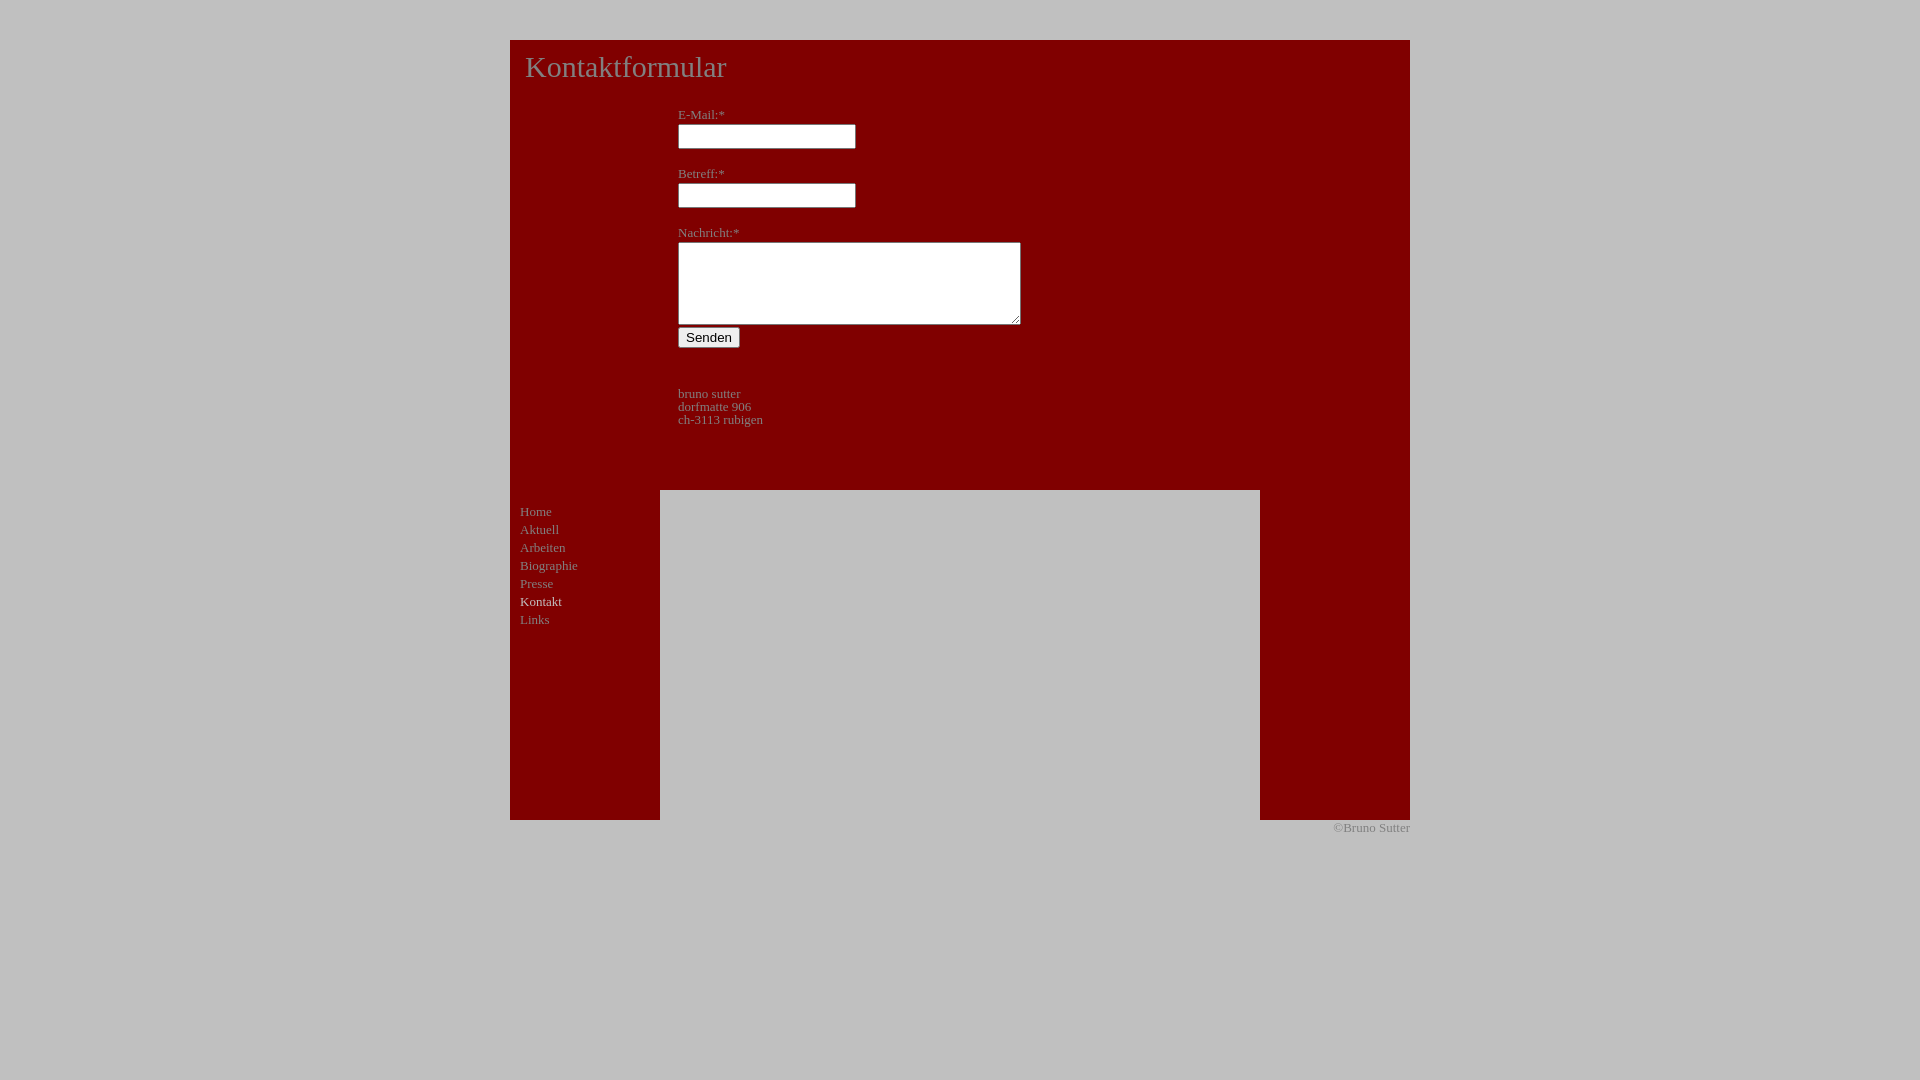 The image size is (1920, 1080). Describe the element at coordinates (519, 547) in the screenshot. I see `'Arbeiten'` at that location.